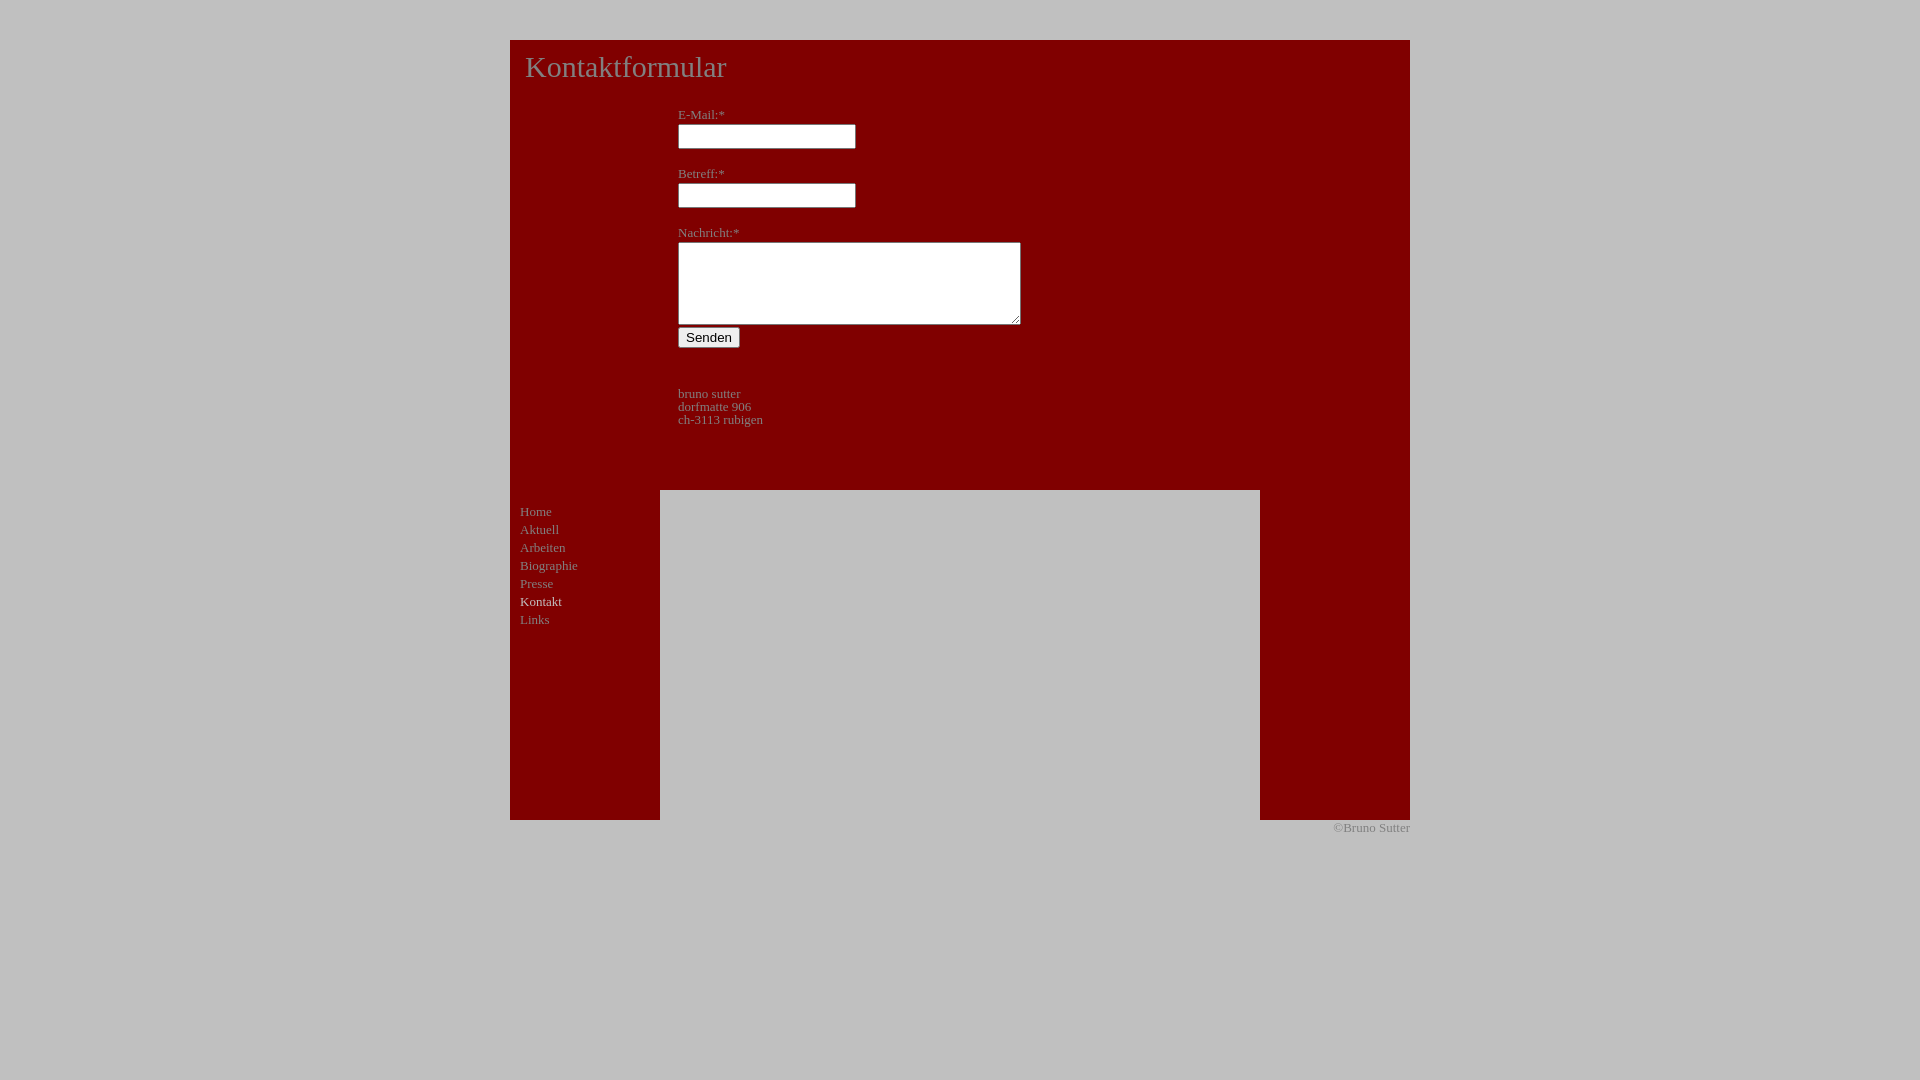 The image size is (1920, 1080). Describe the element at coordinates (519, 547) in the screenshot. I see `'Arbeiten'` at that location.